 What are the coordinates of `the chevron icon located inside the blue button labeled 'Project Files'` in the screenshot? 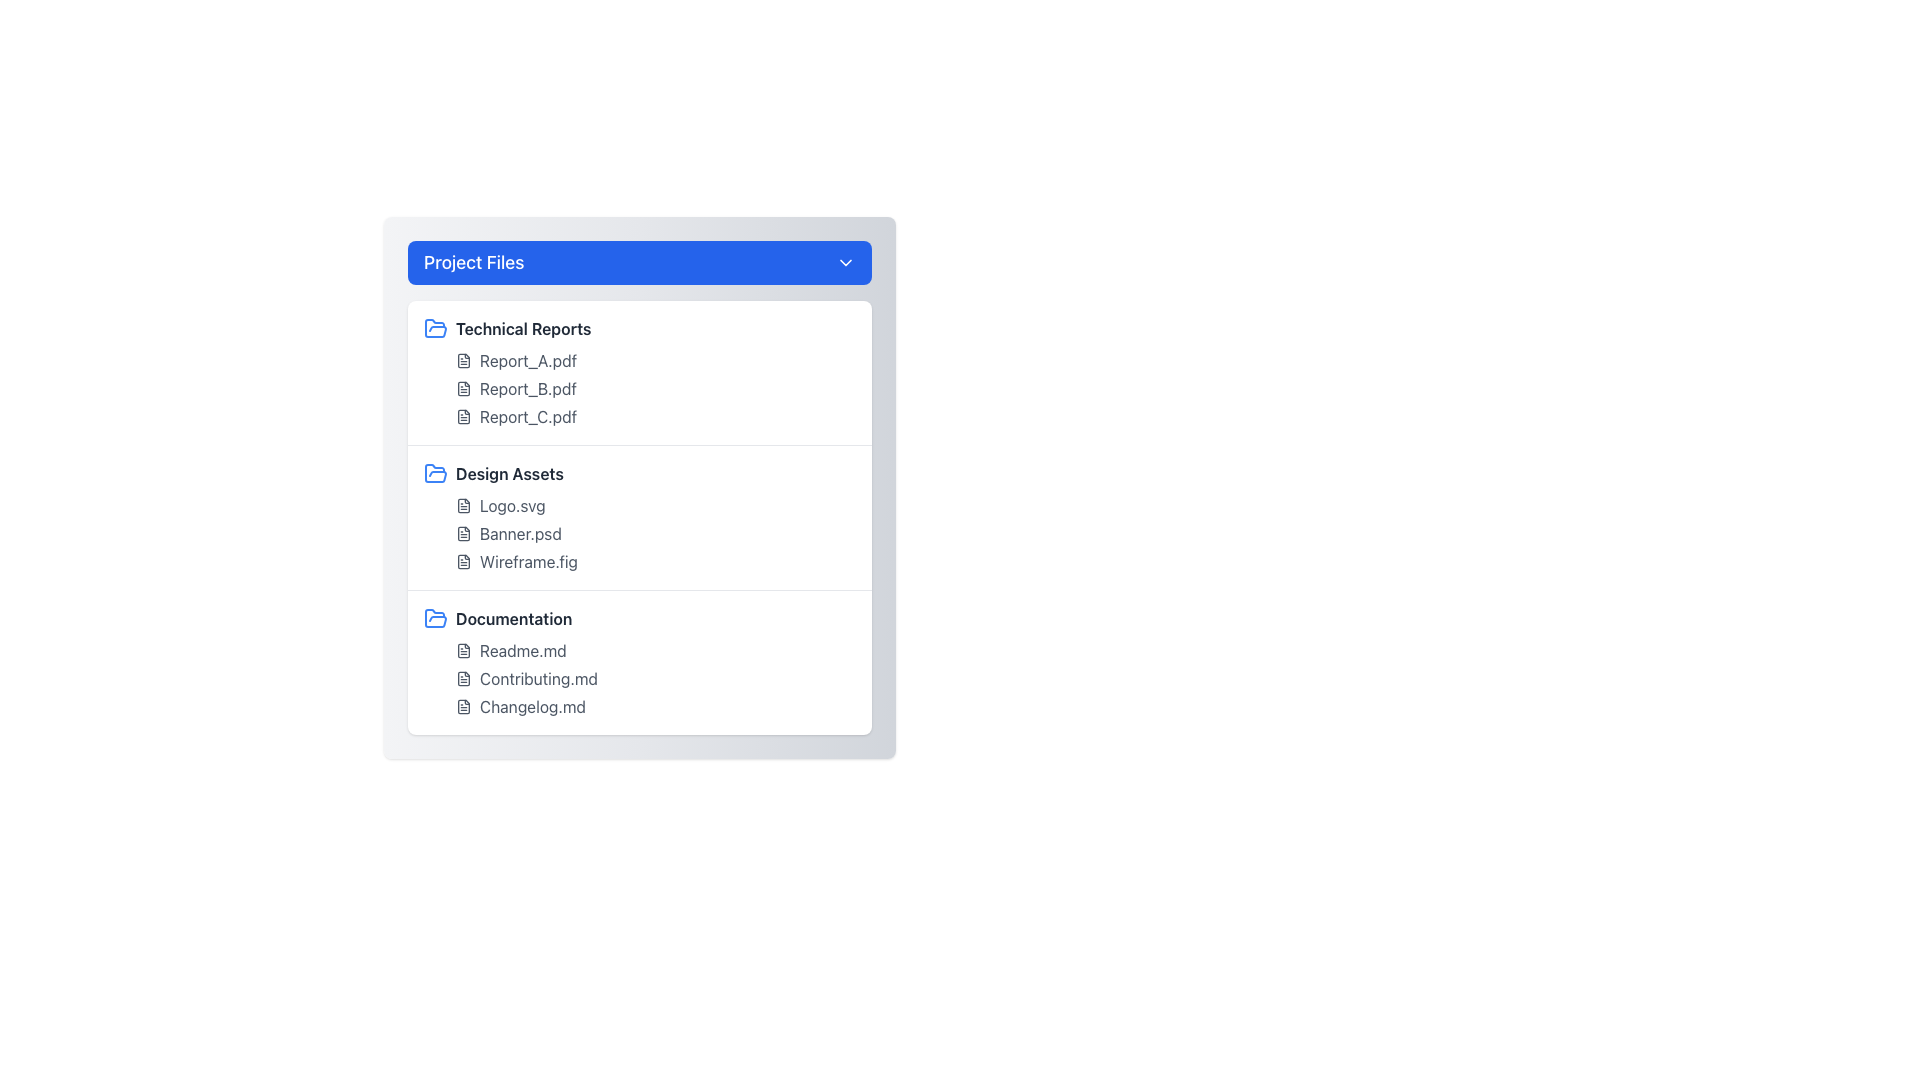 It's located at (845, 261).